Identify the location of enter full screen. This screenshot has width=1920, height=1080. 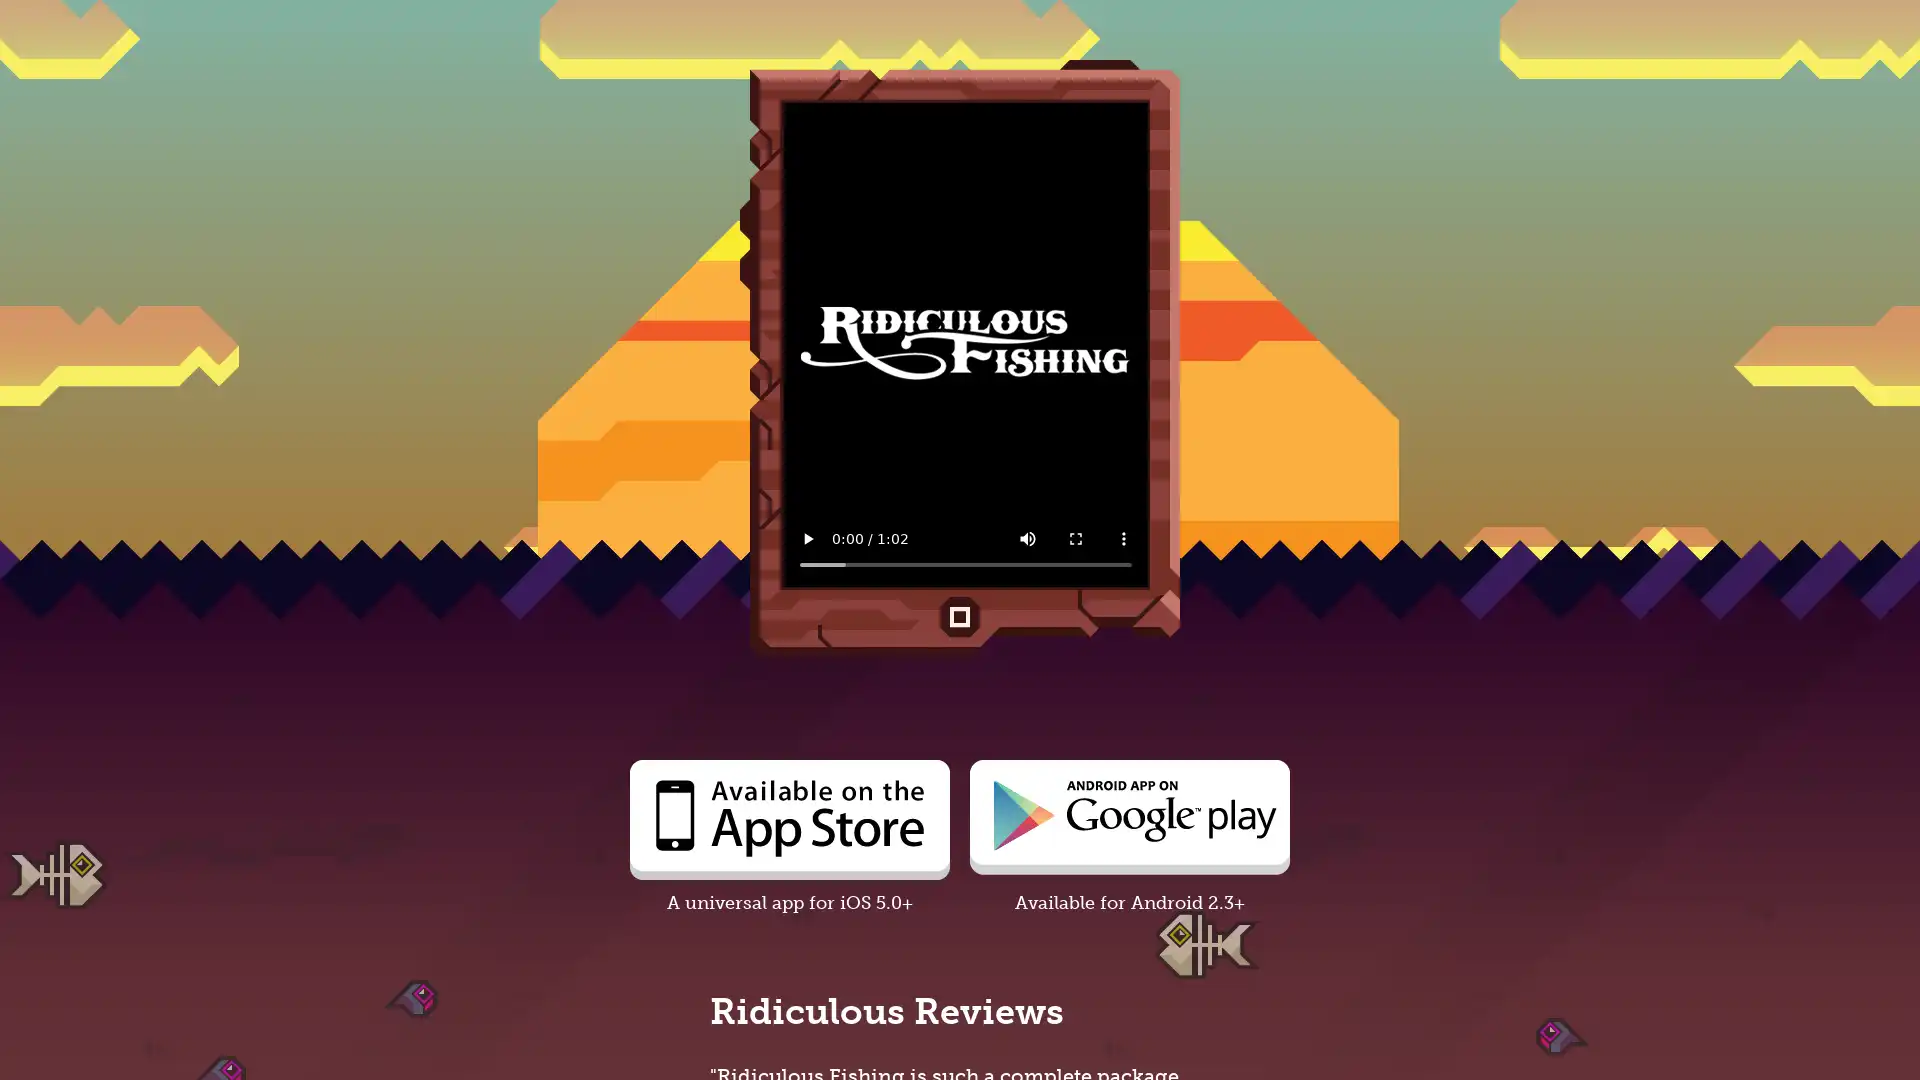
(1074, 538).